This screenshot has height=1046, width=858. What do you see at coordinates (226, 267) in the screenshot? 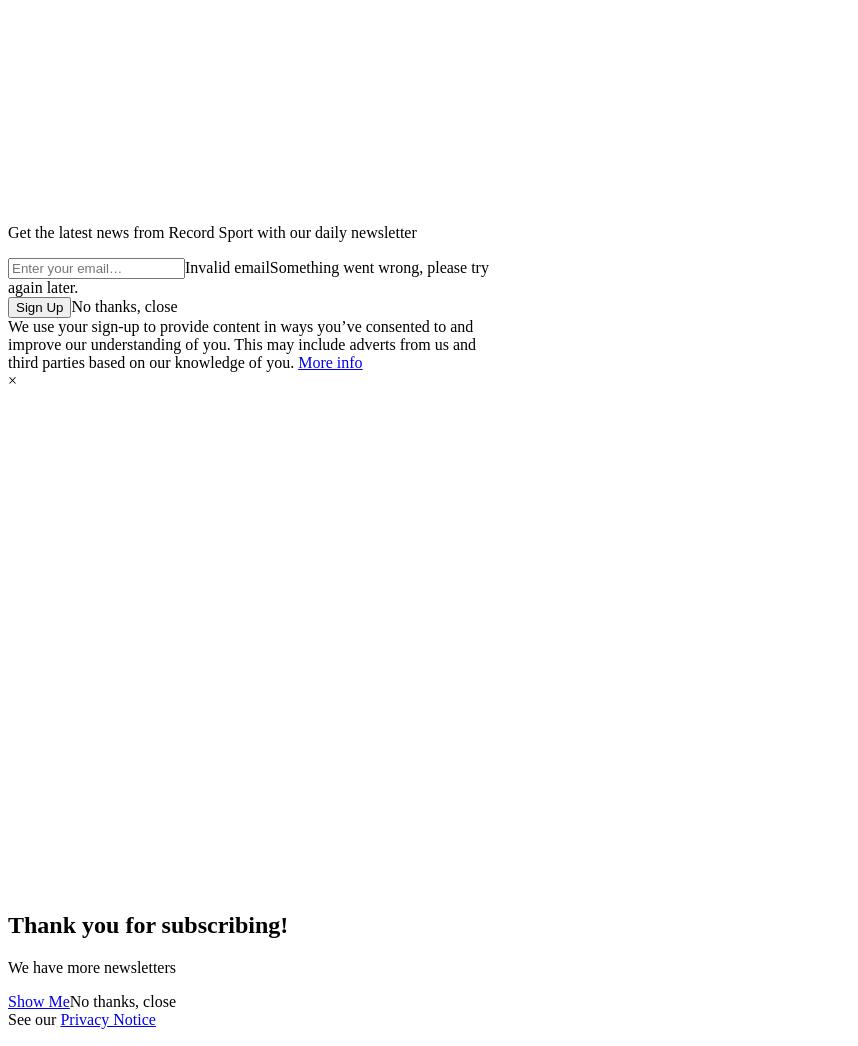
I see `'Invalid email'` at bounding box center [226, 267].